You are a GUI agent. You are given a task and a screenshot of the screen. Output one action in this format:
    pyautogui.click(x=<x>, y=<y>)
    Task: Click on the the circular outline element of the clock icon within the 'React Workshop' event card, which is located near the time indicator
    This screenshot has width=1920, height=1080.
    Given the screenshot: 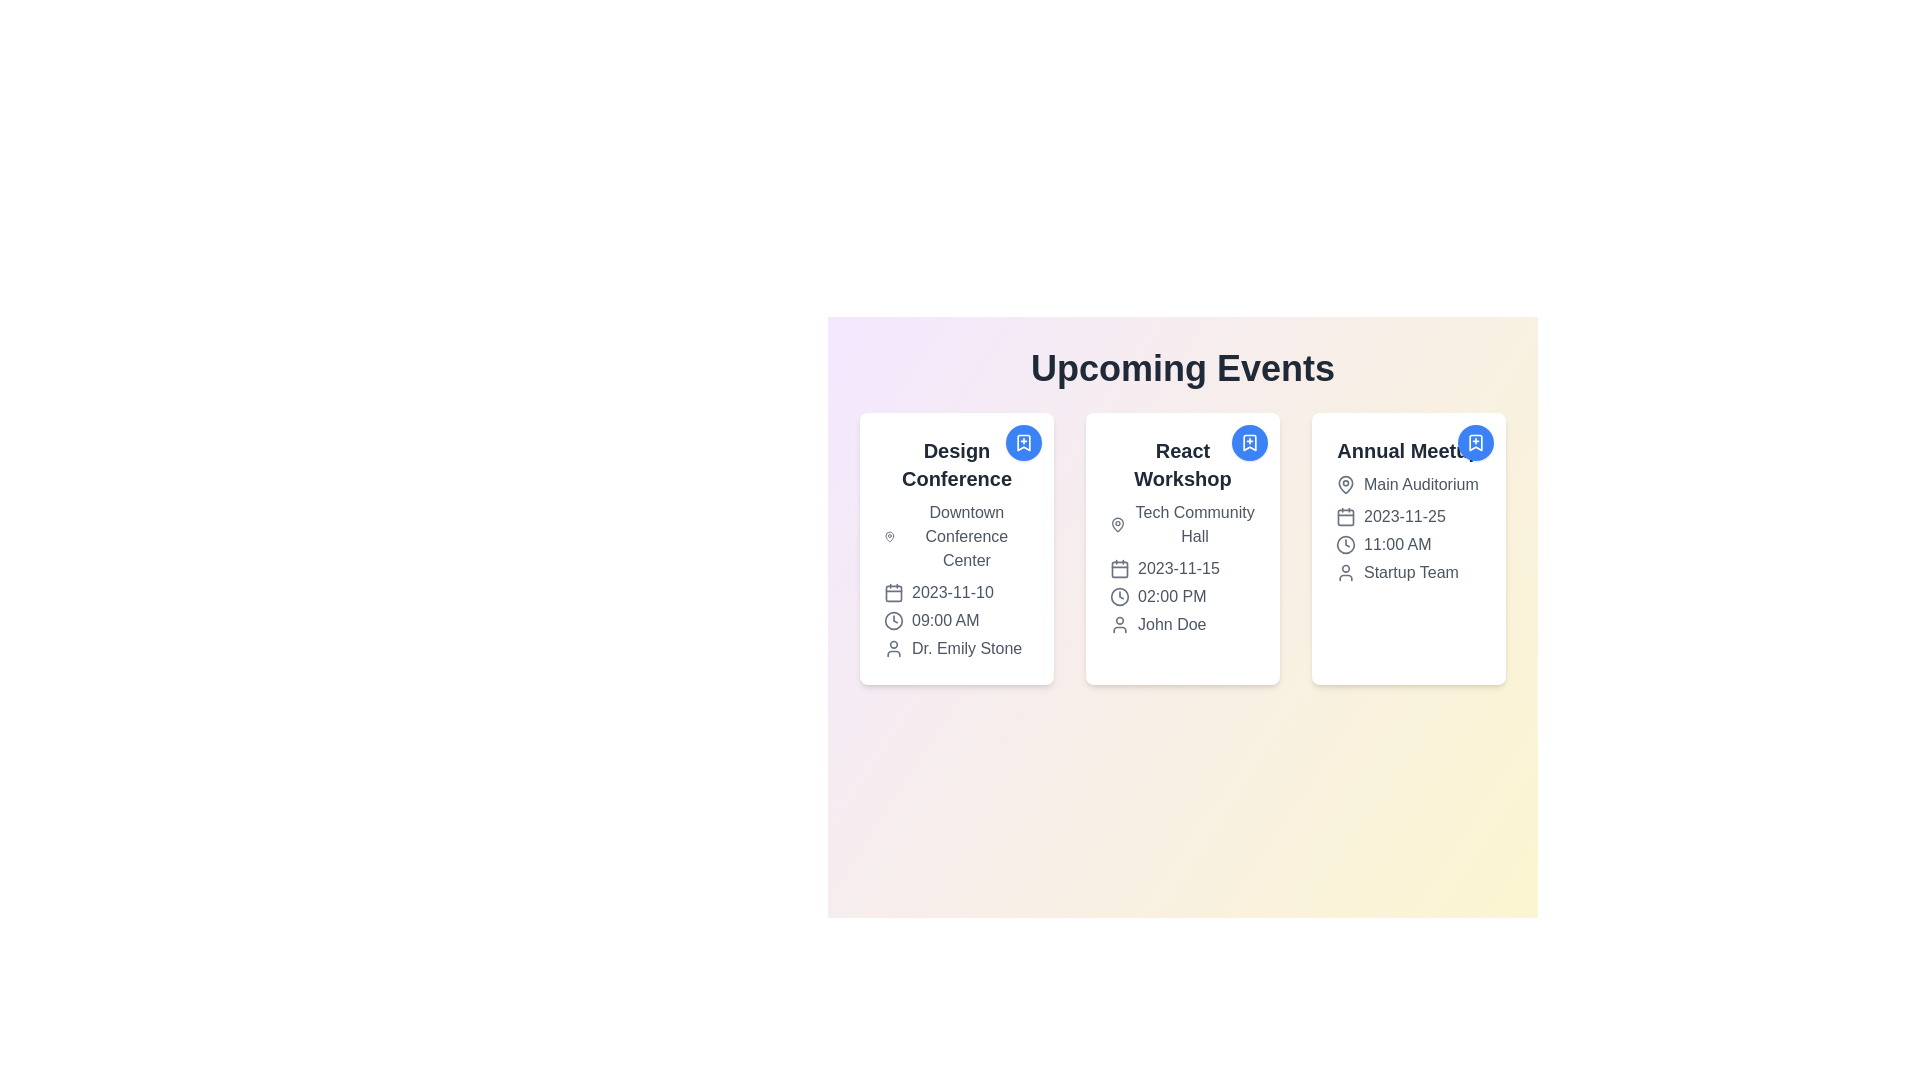 What is the action you would take?
    pyautogui.click(x=1345, y=544)
    